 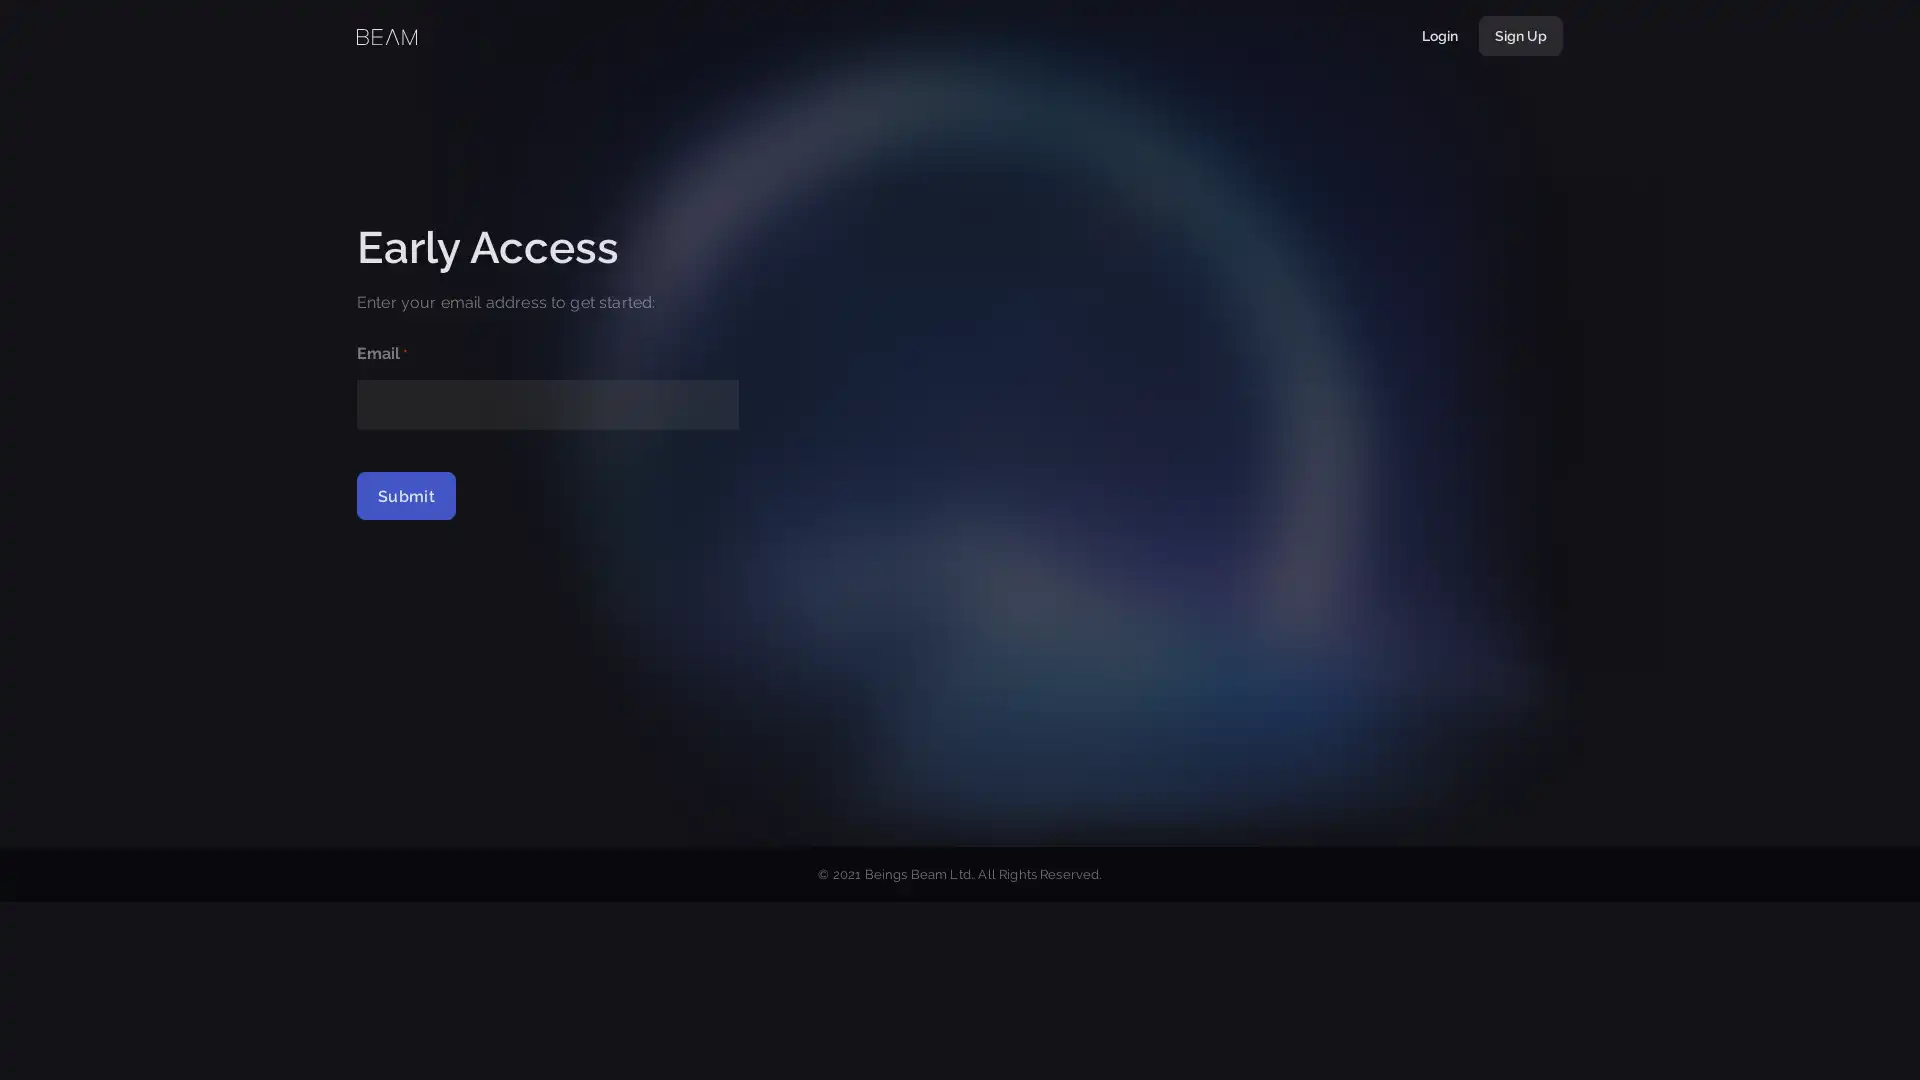 I want to click on Submit, so click(x=405, y=495).